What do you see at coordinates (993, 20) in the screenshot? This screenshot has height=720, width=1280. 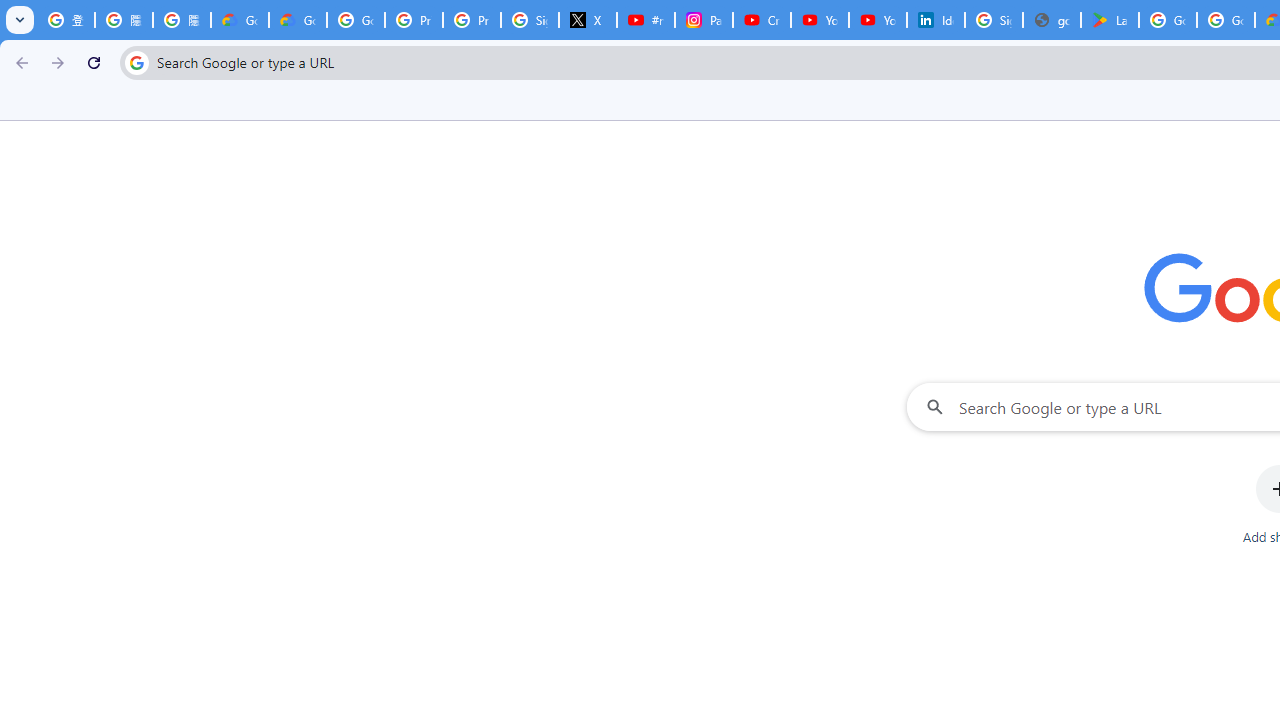 I see `'Sign in - Google Accounts'` at bounding box center [993, 20].